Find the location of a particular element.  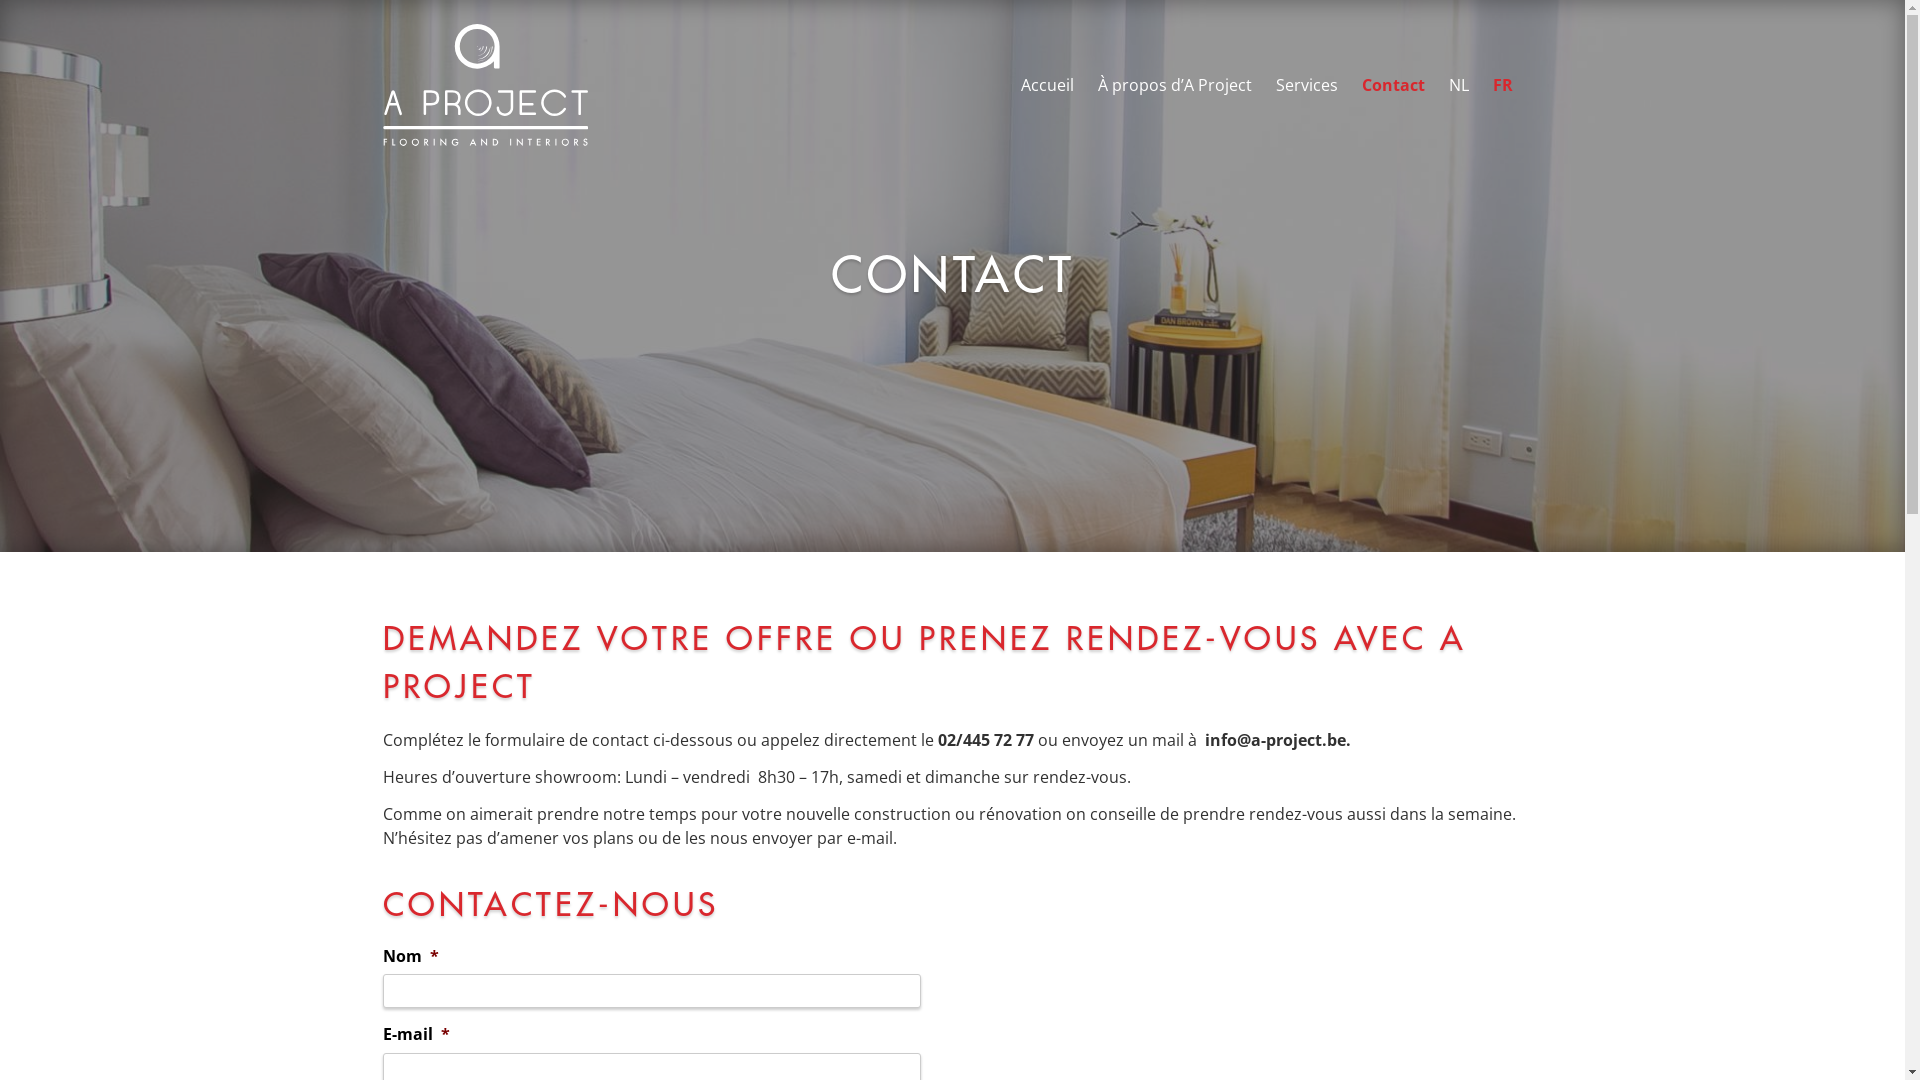

'Accueil' is located at coordinates (1019, 83).